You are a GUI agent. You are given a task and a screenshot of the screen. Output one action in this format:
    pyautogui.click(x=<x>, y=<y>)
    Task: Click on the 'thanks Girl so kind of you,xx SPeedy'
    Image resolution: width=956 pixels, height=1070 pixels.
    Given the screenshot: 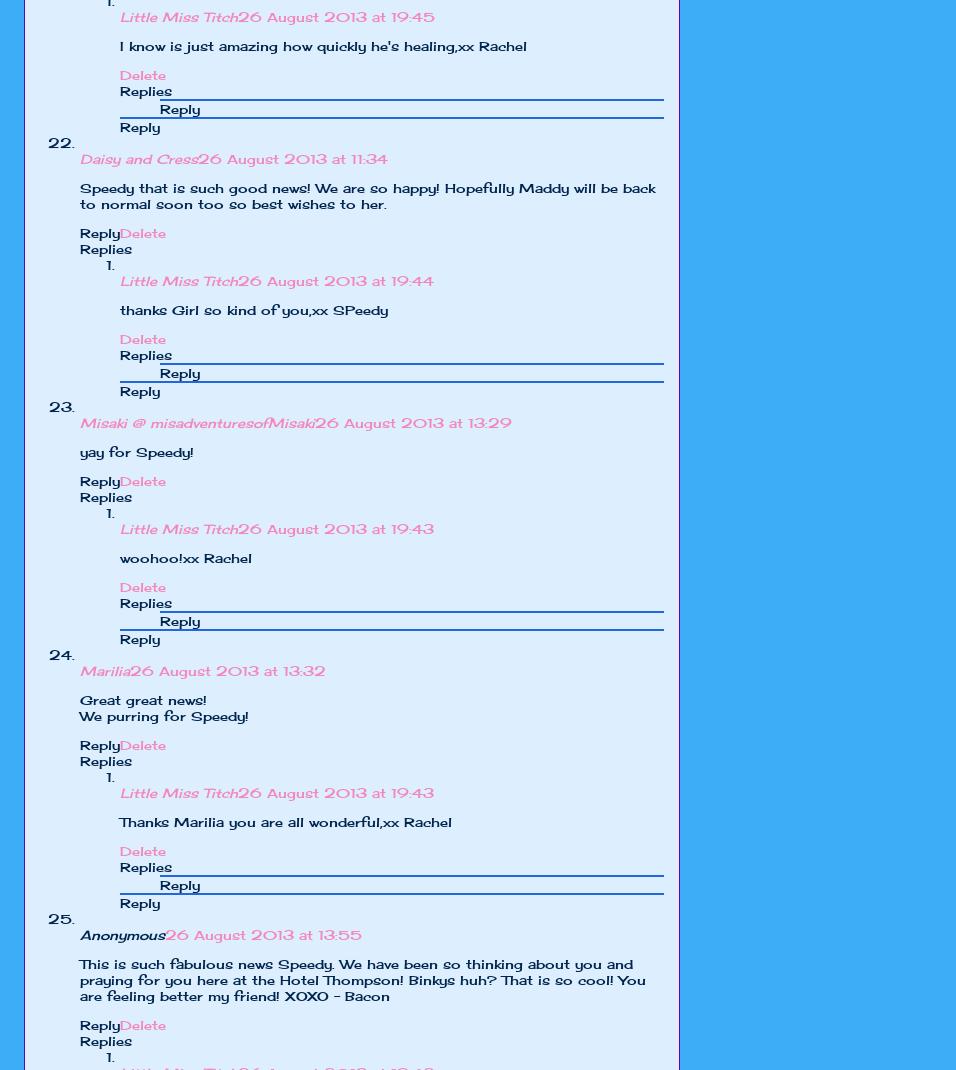 What is the action you would take?
    pyautogui.click(x=253, y=309)
    